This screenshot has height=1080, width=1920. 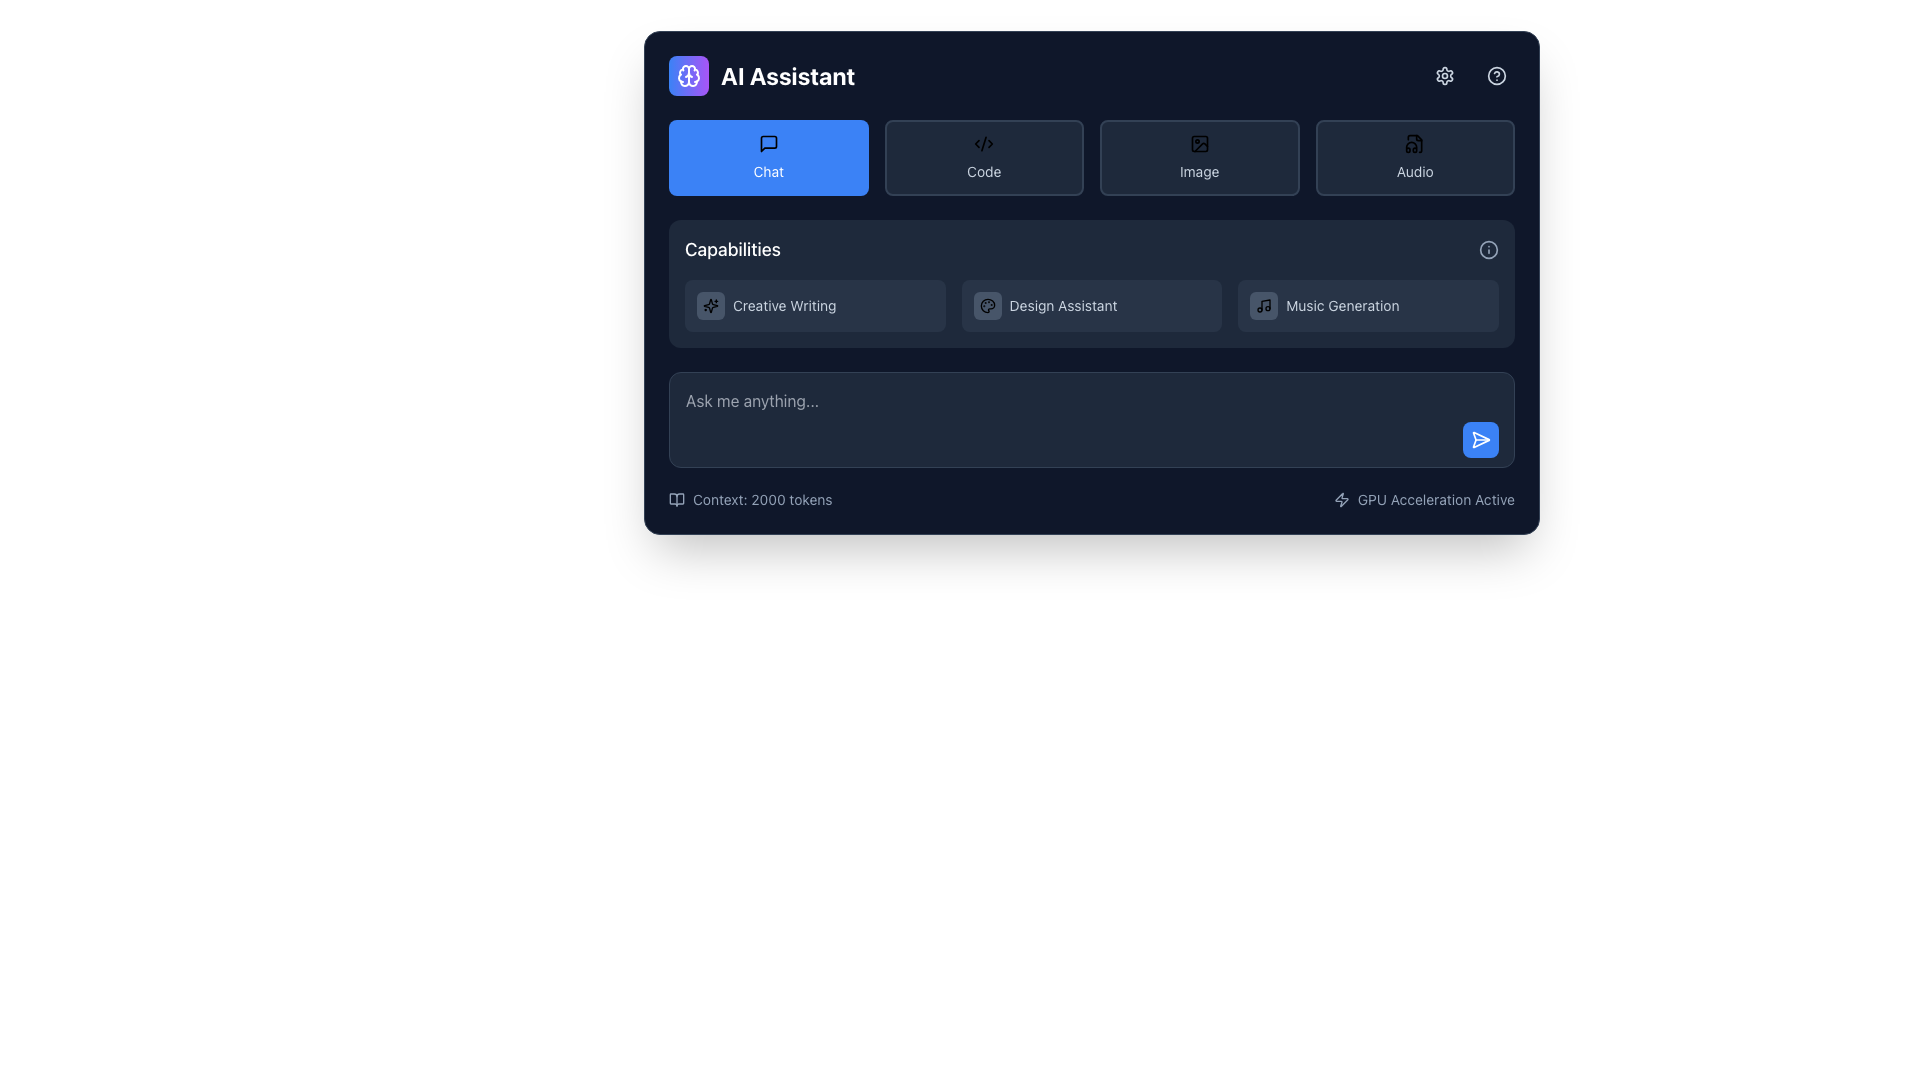 I want to click on the decorative vector graphic icon corresponding to the 'Creative Writing' feature, located at the left side of the row labeled 'Creative Writing' under the capabilities section, so click(x=710, y=305).